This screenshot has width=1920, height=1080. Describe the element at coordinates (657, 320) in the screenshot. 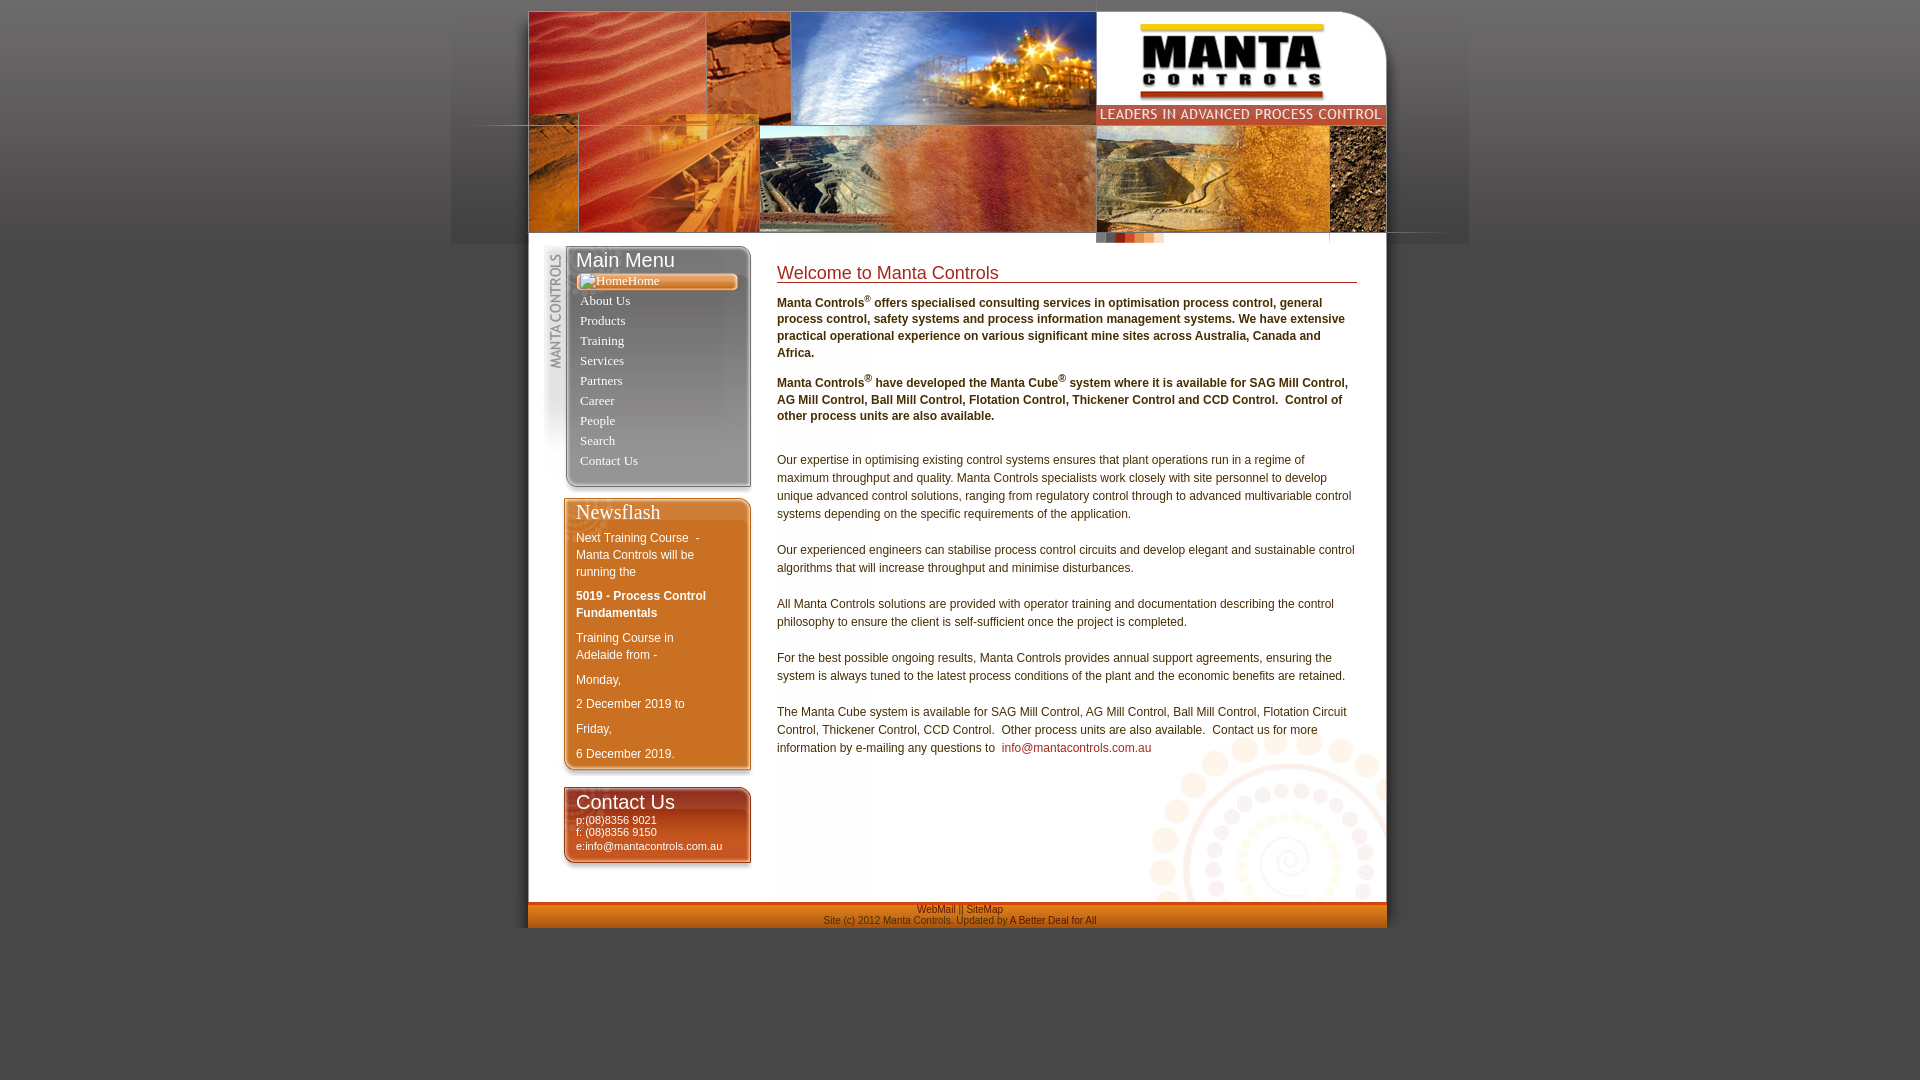

I see `'Products'` at that location.